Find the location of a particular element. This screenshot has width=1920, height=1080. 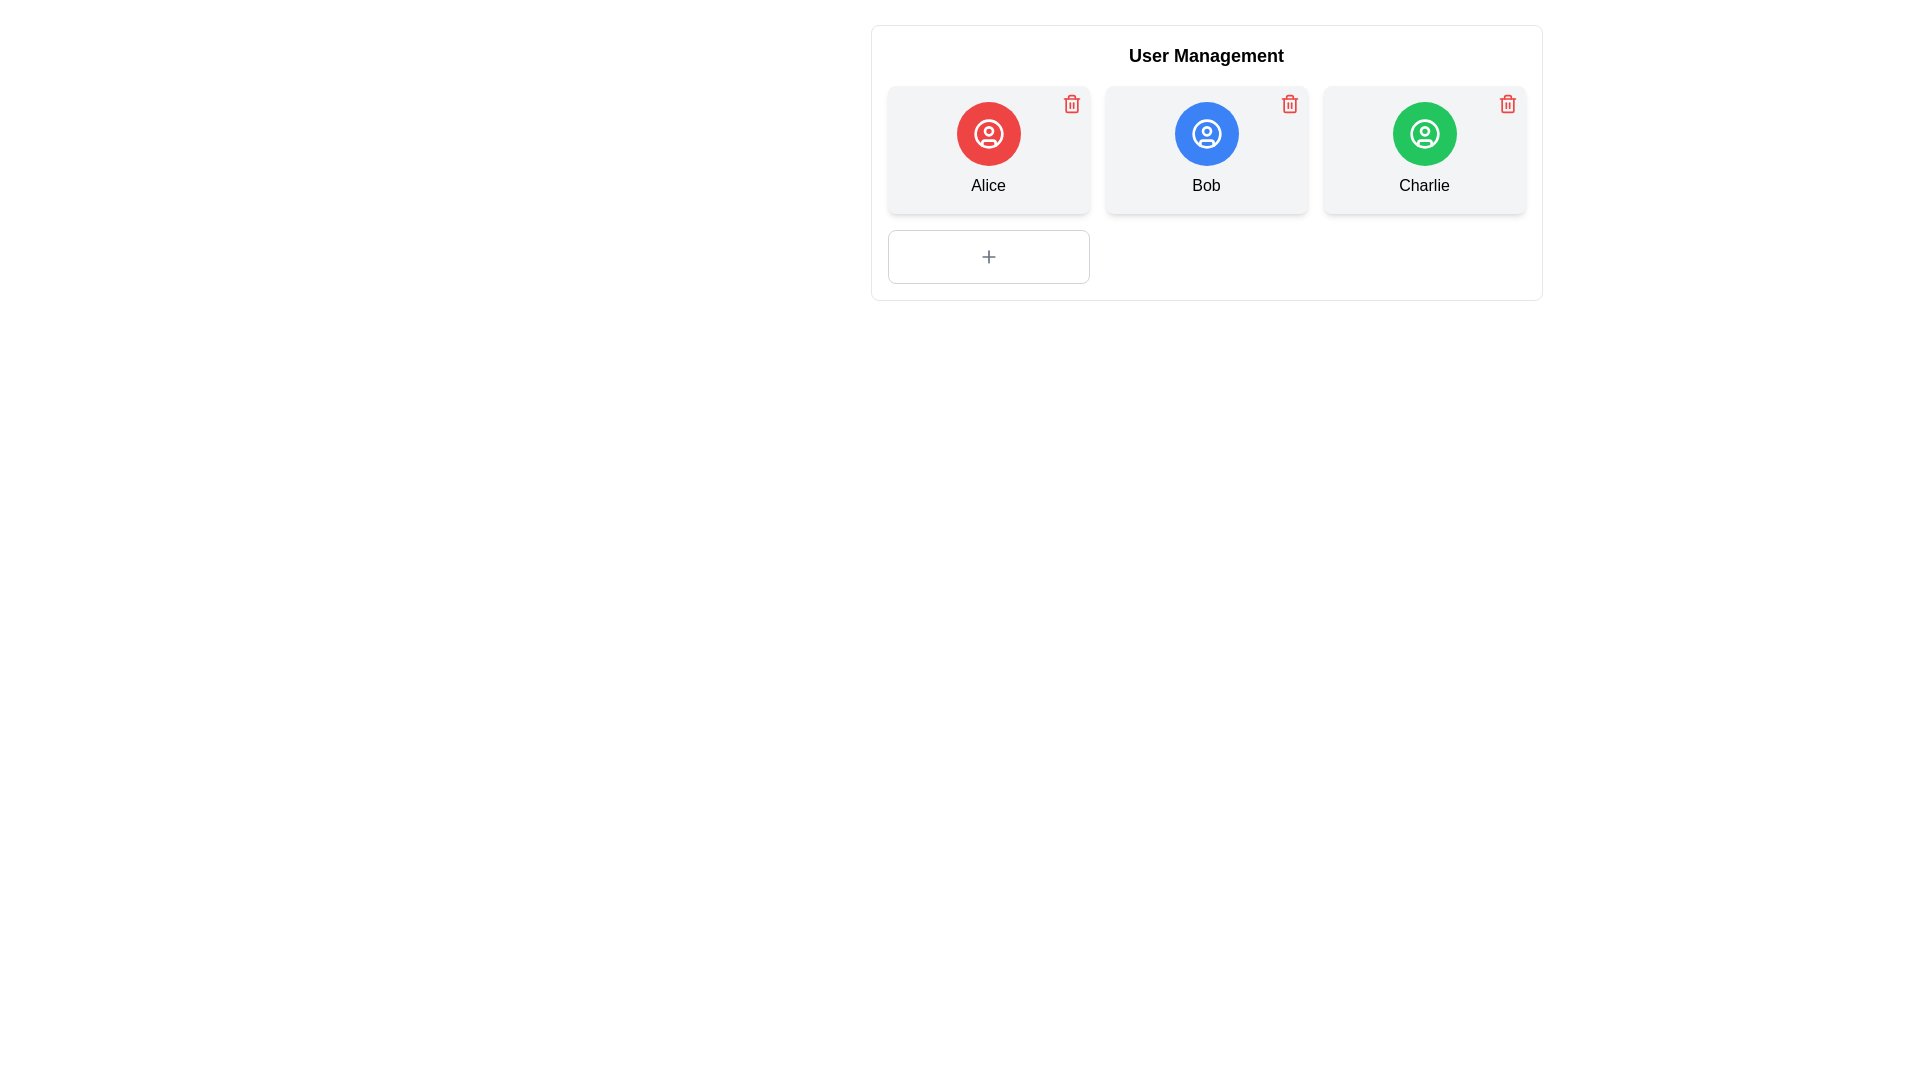

text label displaying the name 'Alice', which is centrally located beneath a circular user icon in the first card of a horizontal row of user cards is located at coordinates (988, 185).